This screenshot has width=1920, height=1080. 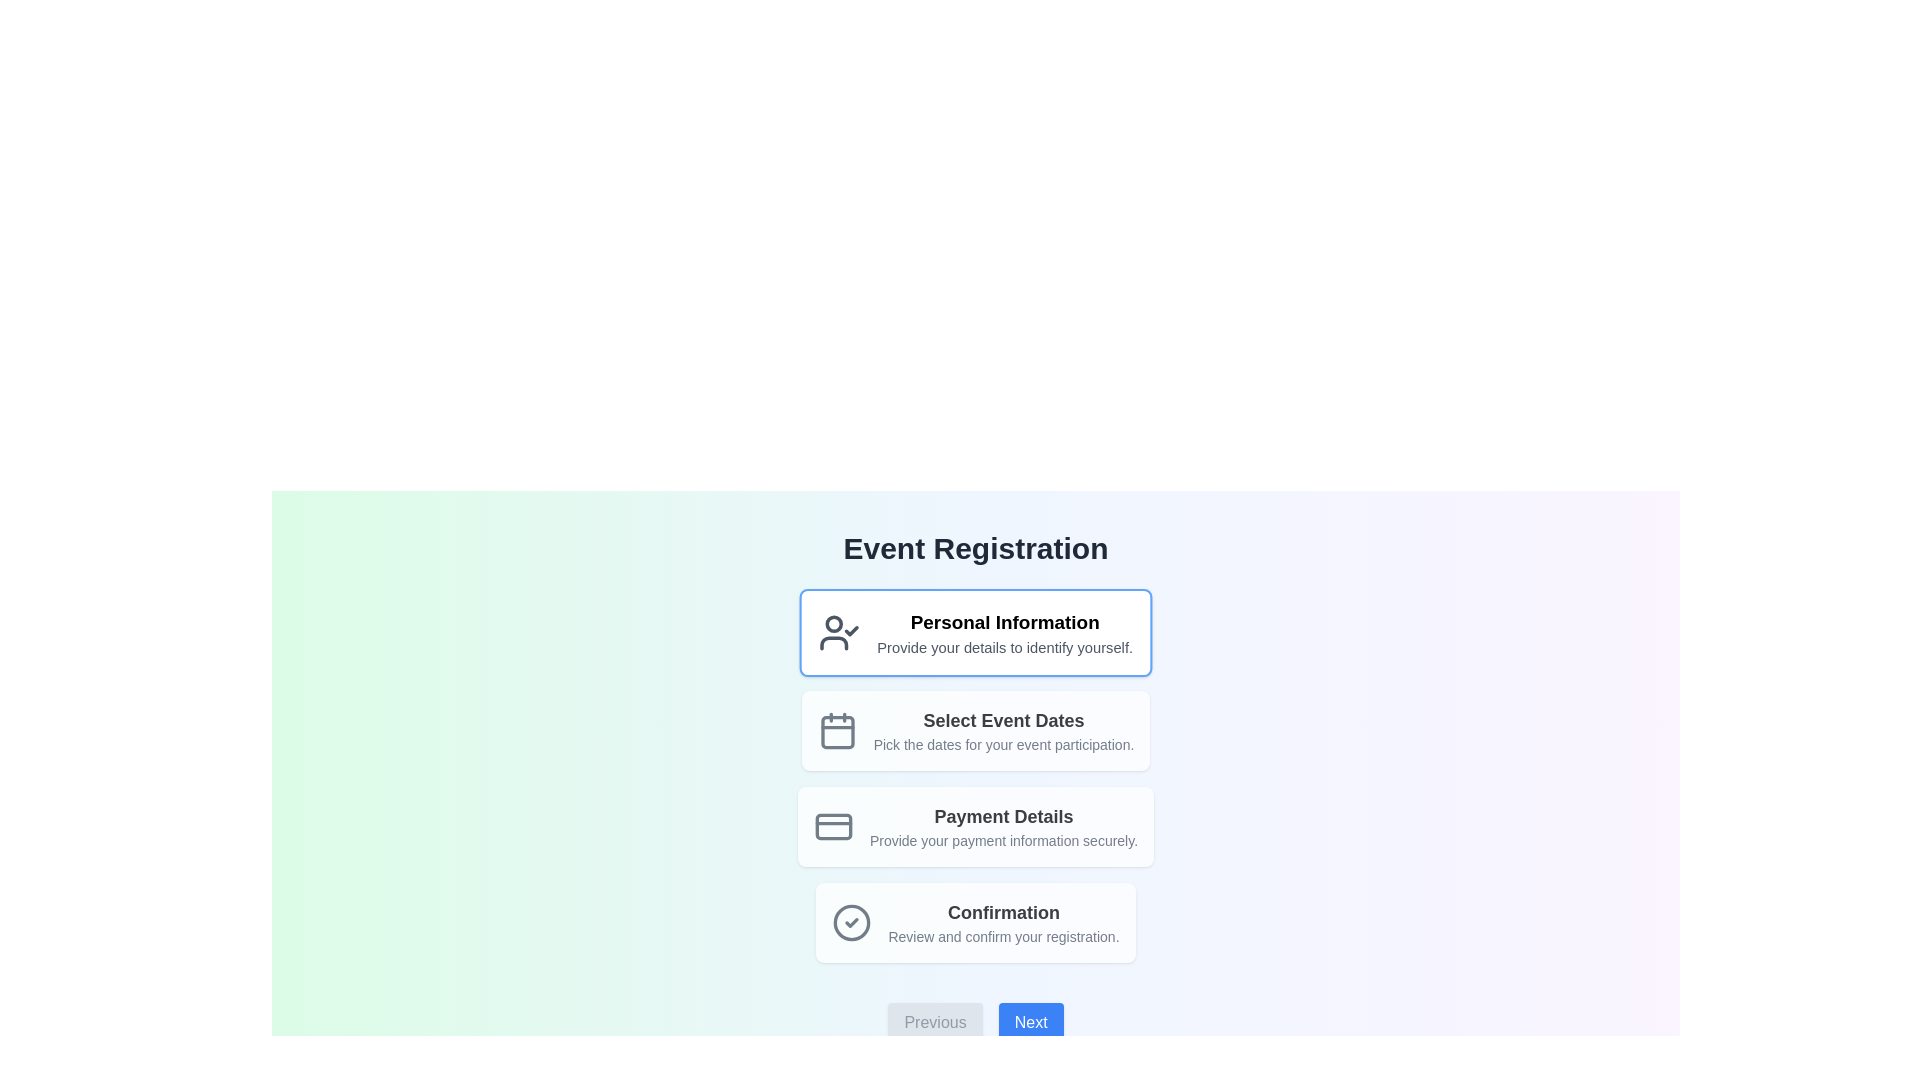 What do you see at coordinates (1003, 744) in the screenshot?
I see `the text label reading 'Pick the dates for your event participation.' which is located directly beneath the title 'Select Event Dates' in the event date selection section` at bounding box center [1003, 744].